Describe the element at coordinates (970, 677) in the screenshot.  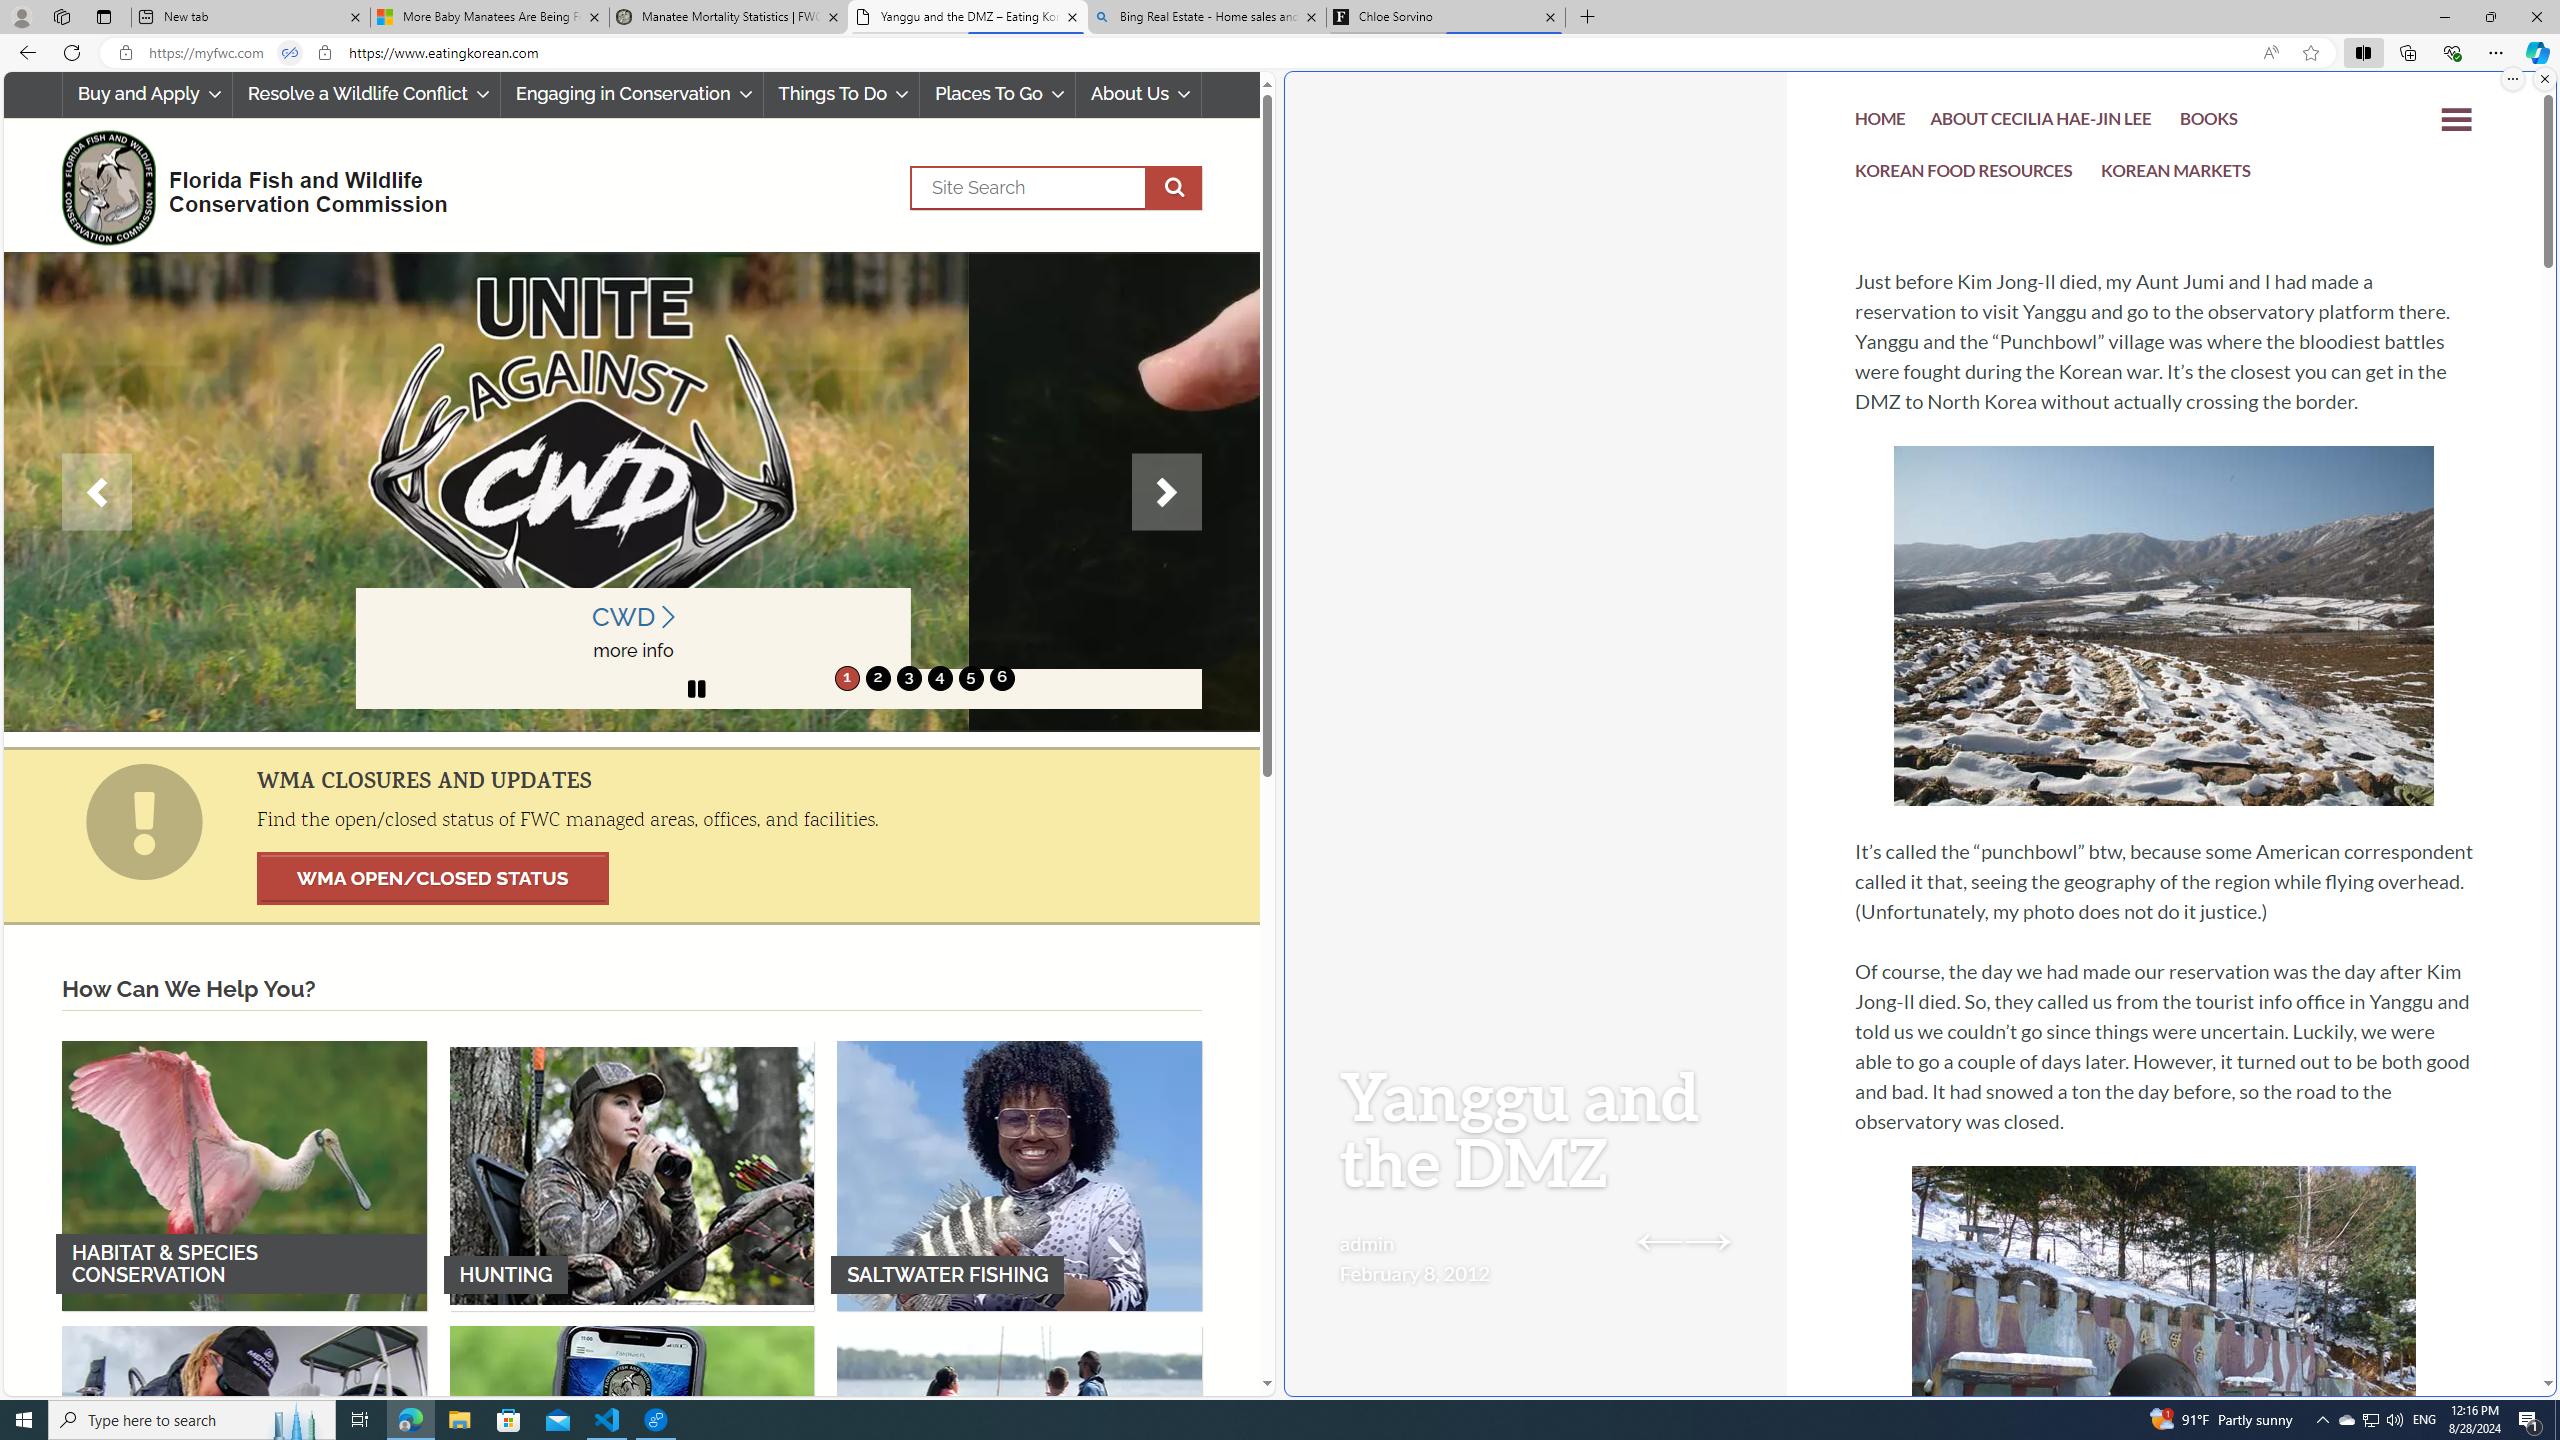
I see `'5'` at that location.